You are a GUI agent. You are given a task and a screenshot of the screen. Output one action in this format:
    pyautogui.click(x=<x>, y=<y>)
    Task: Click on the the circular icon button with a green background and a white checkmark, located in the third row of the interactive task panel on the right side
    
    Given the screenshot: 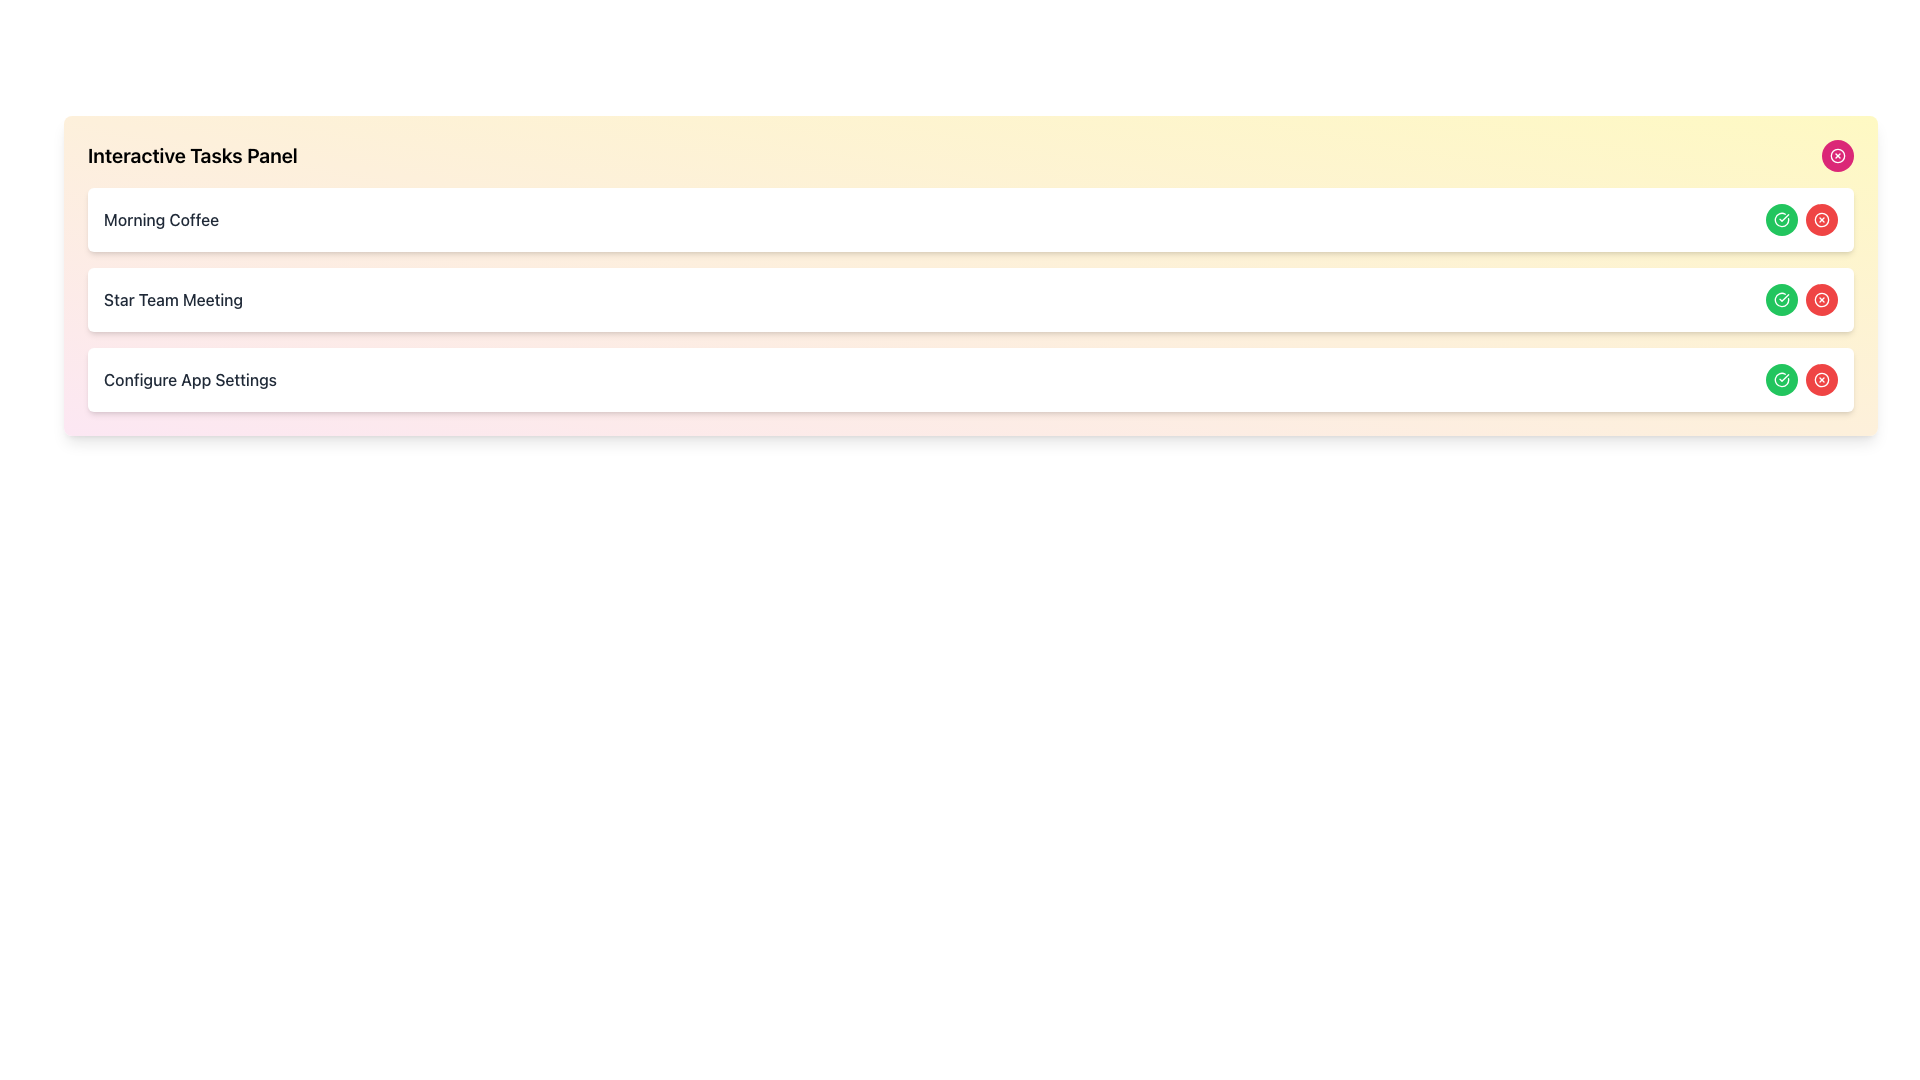 What is the action you would take?
    pyautogui.click(x=1781, y=380)
    